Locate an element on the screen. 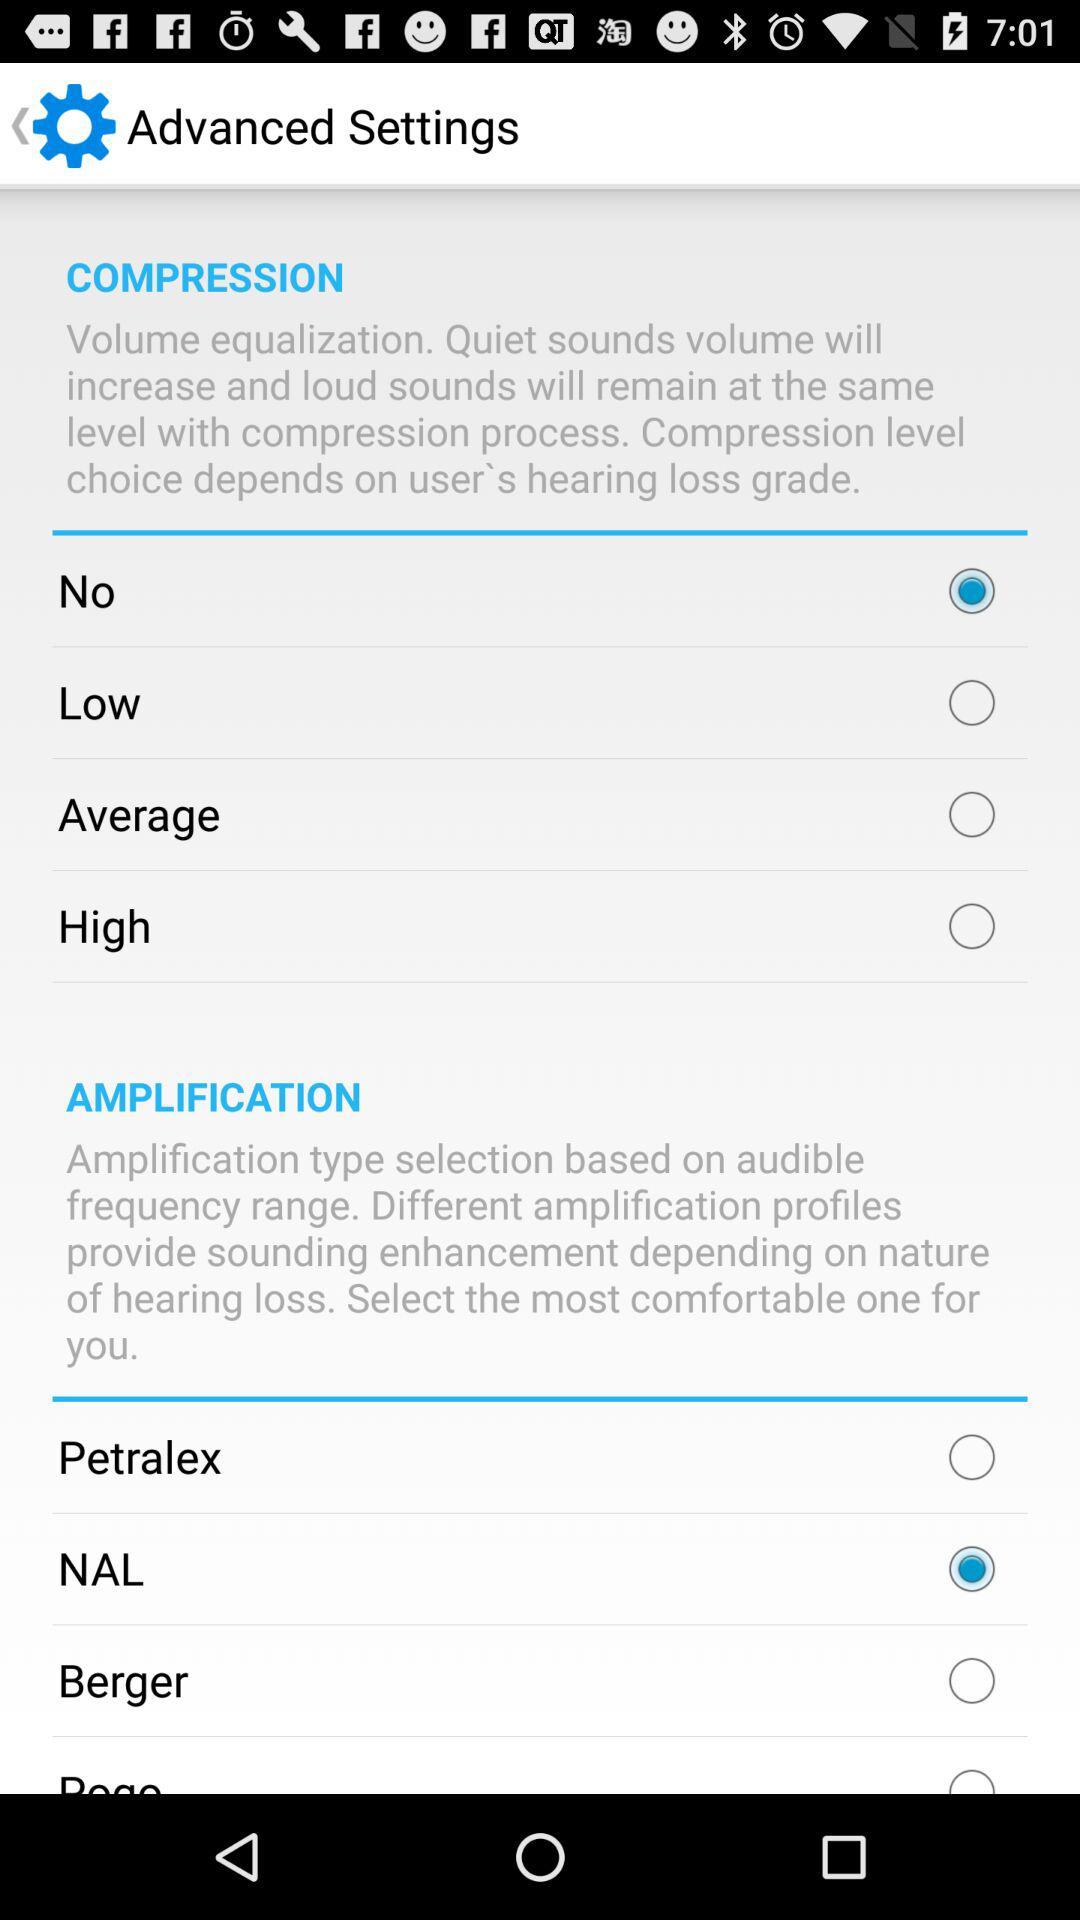 The image size is (1080, 1920). berger is located at coordinates (971, 1680).